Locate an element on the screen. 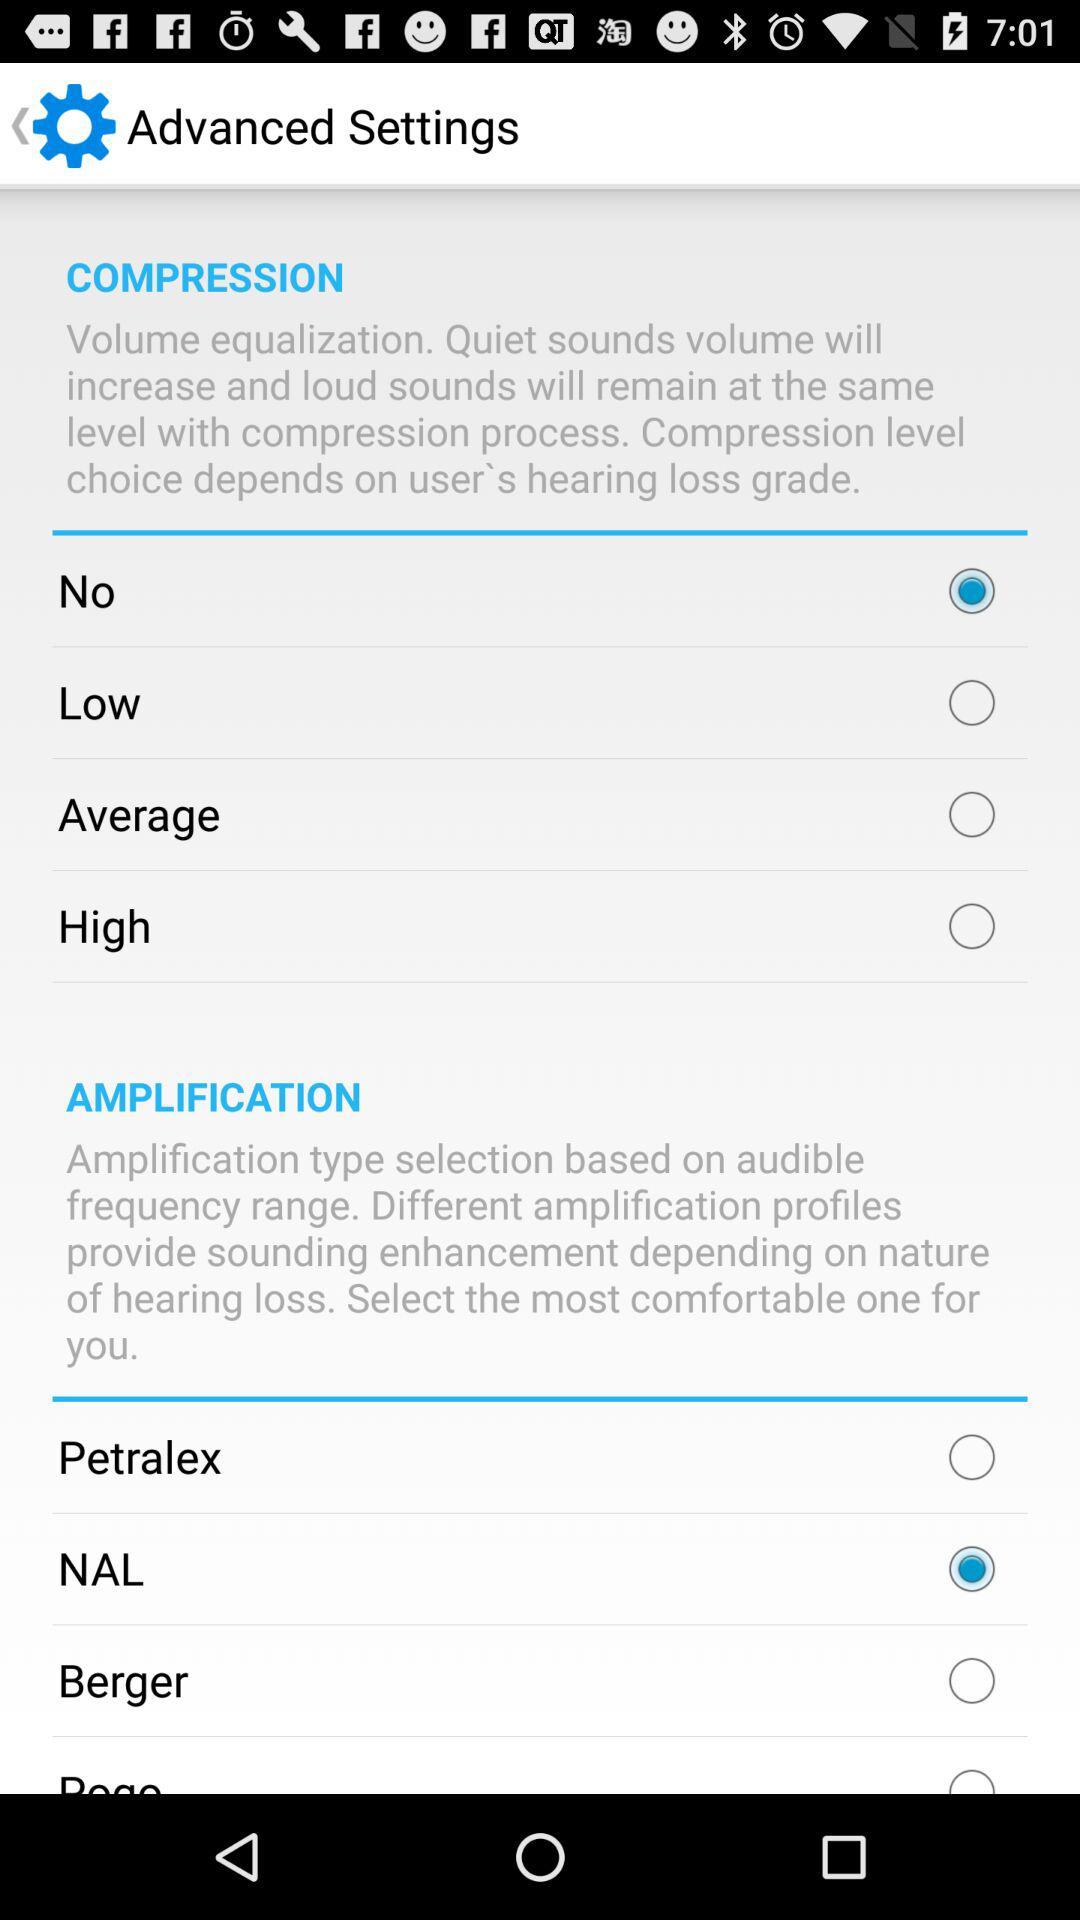 The image size is (1080, 1920). berger is located at coordinates (971, 1680).